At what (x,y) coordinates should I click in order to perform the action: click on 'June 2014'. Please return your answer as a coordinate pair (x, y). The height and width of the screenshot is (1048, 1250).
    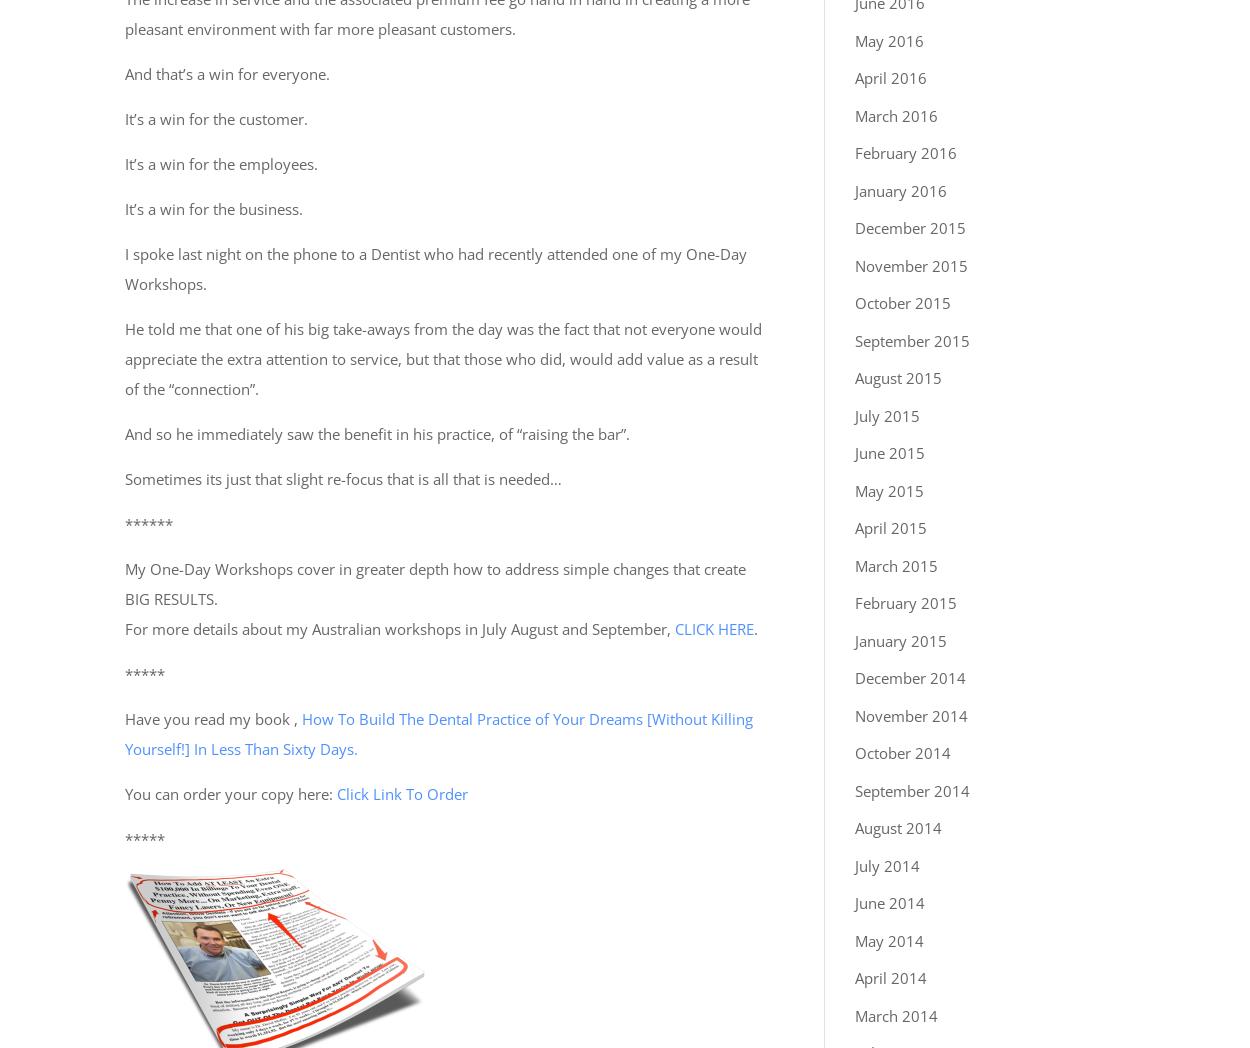
    Looking at the image, I should click on (890, 901).